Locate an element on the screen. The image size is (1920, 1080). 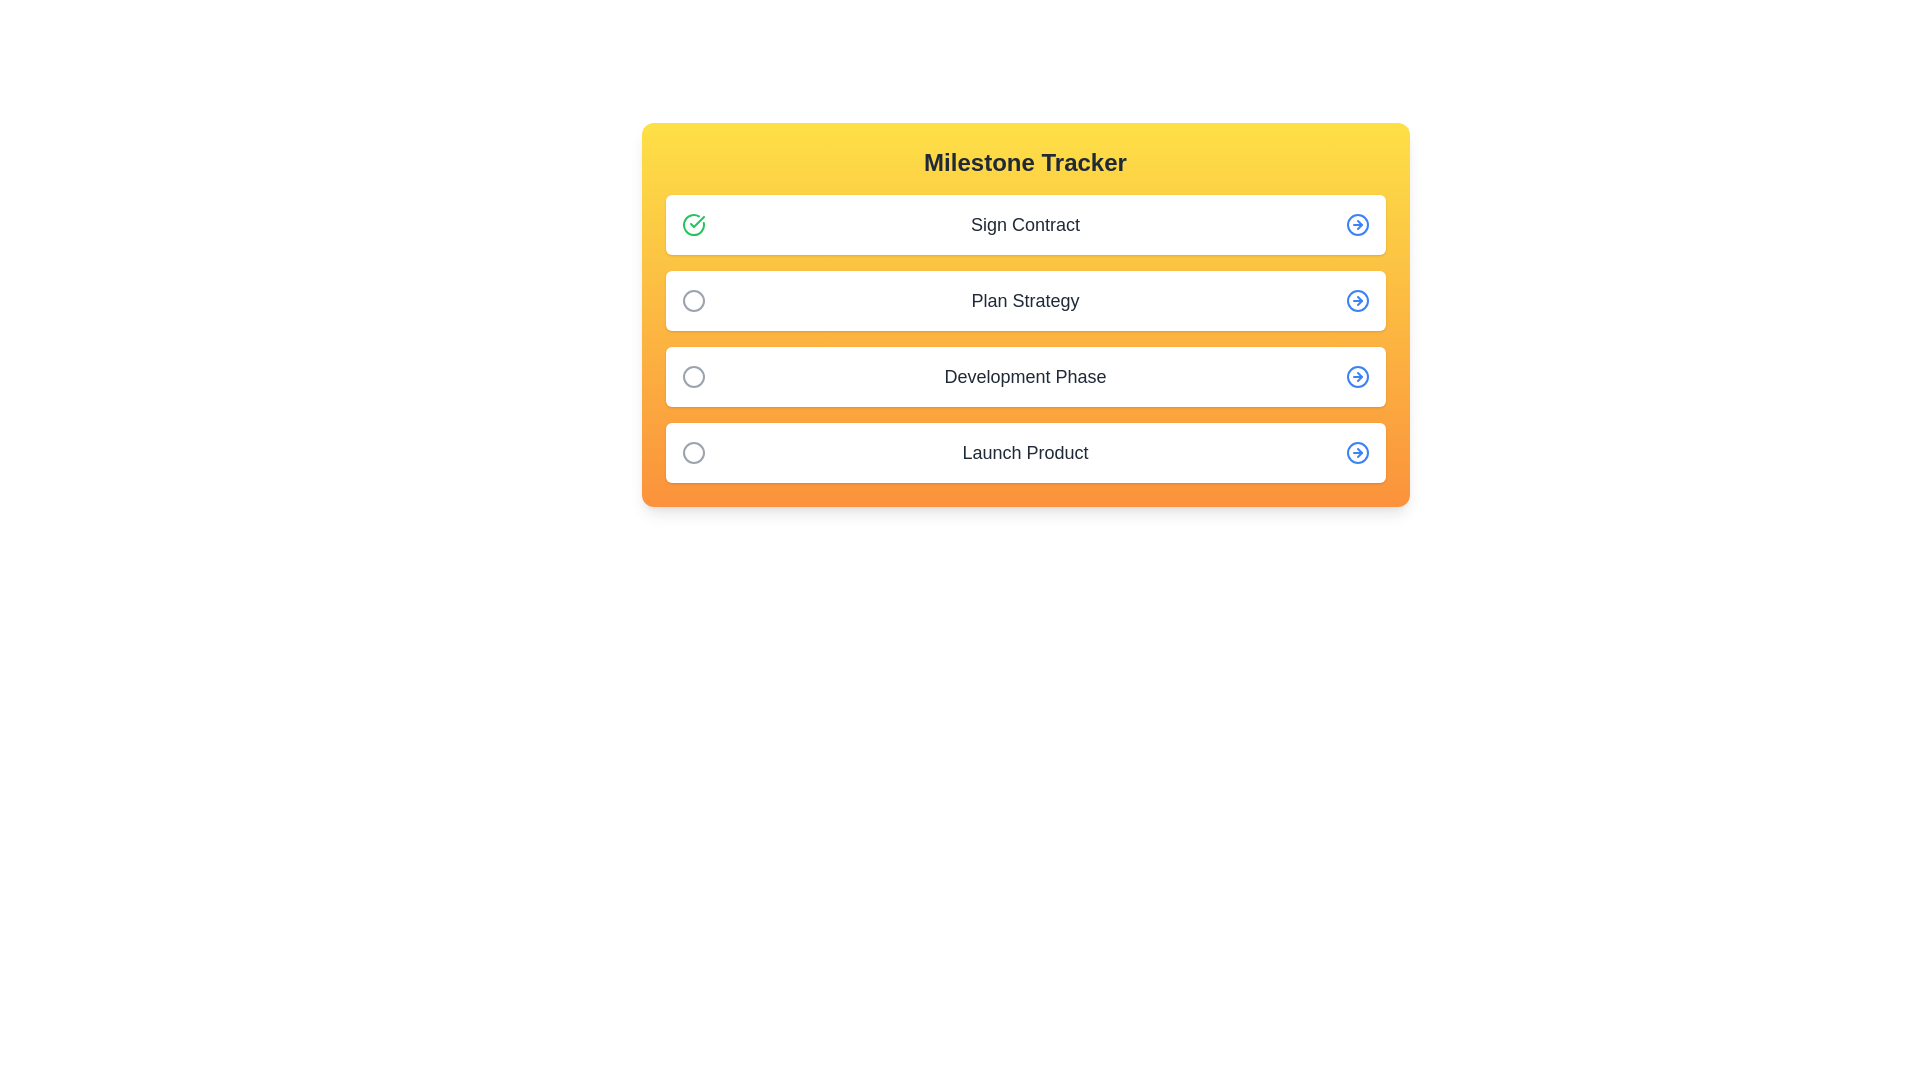
the neutral gray SVG circle element in the third milestone indicator under the 'Development Phase' label, indicating the milestone is not completed is located at coordinates (693, 377).